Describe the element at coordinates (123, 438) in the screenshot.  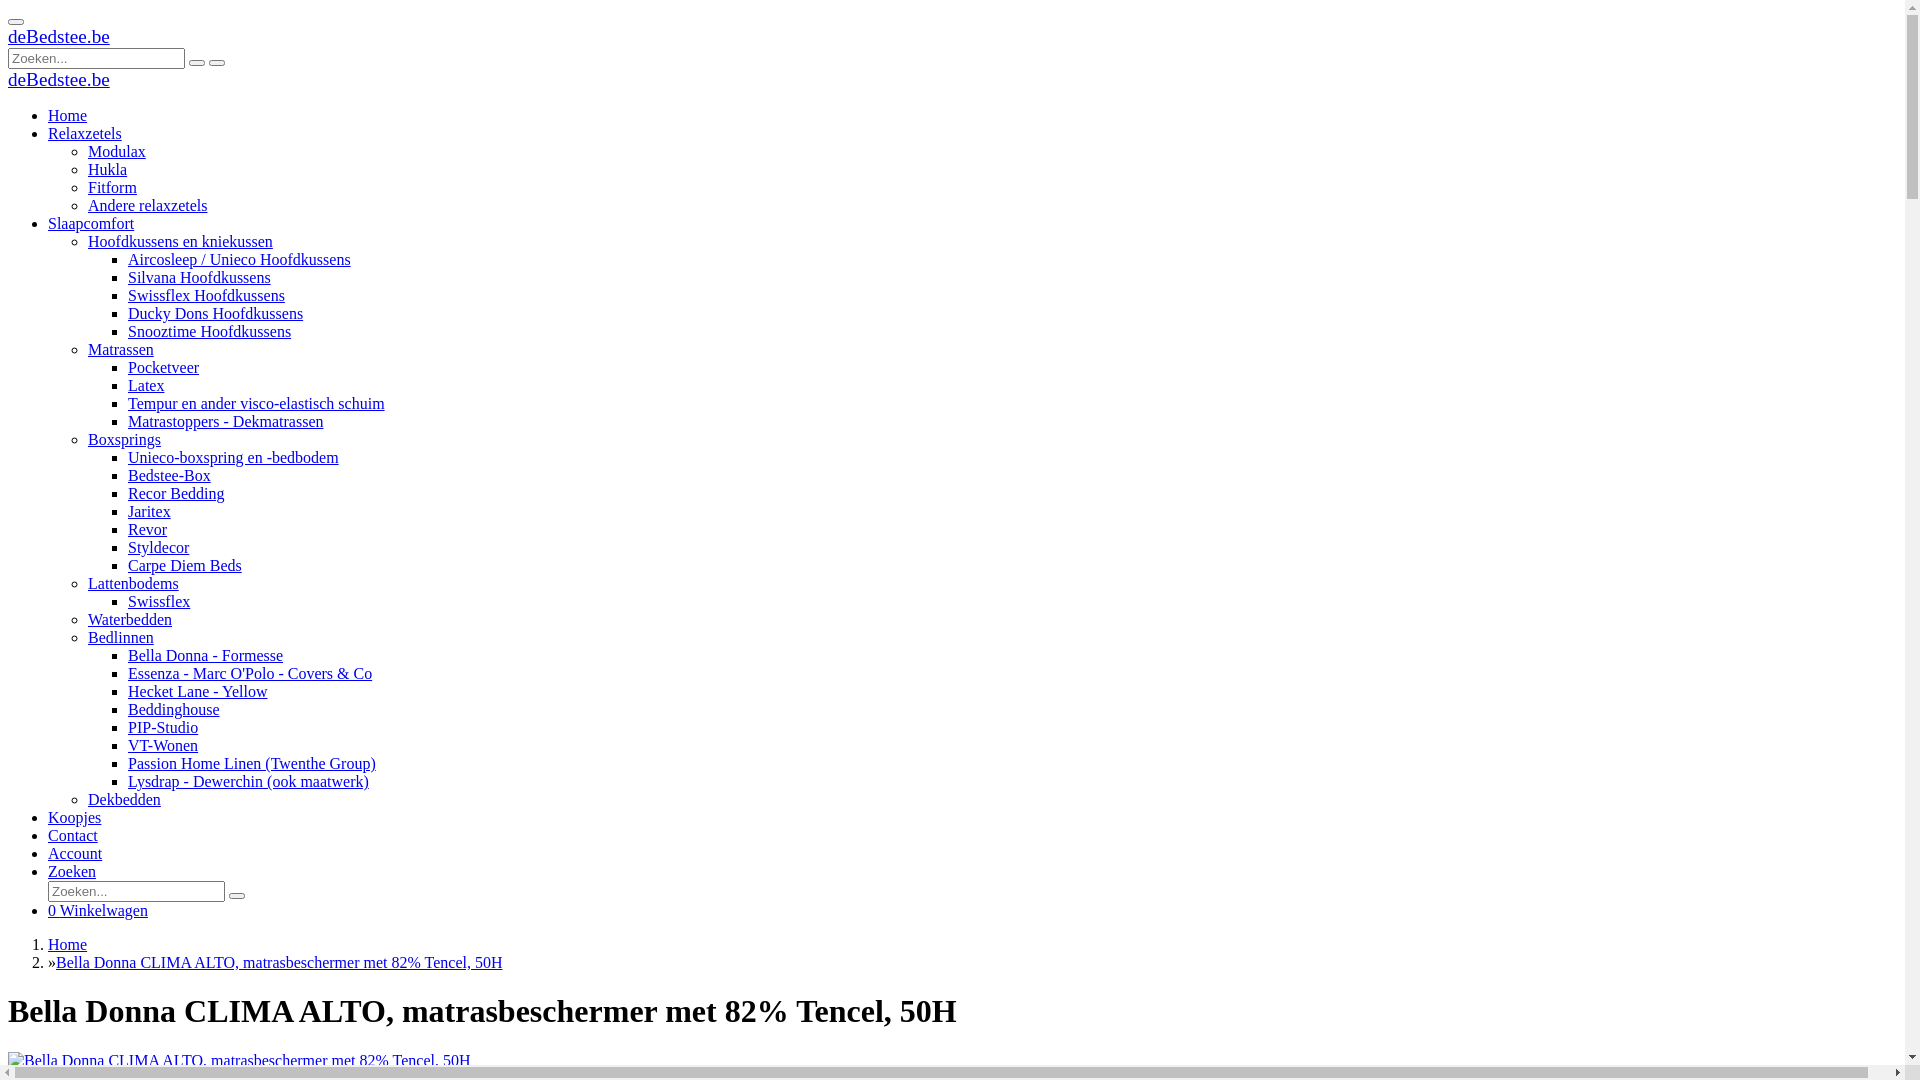
I see `'Boxsprings'` at that location.